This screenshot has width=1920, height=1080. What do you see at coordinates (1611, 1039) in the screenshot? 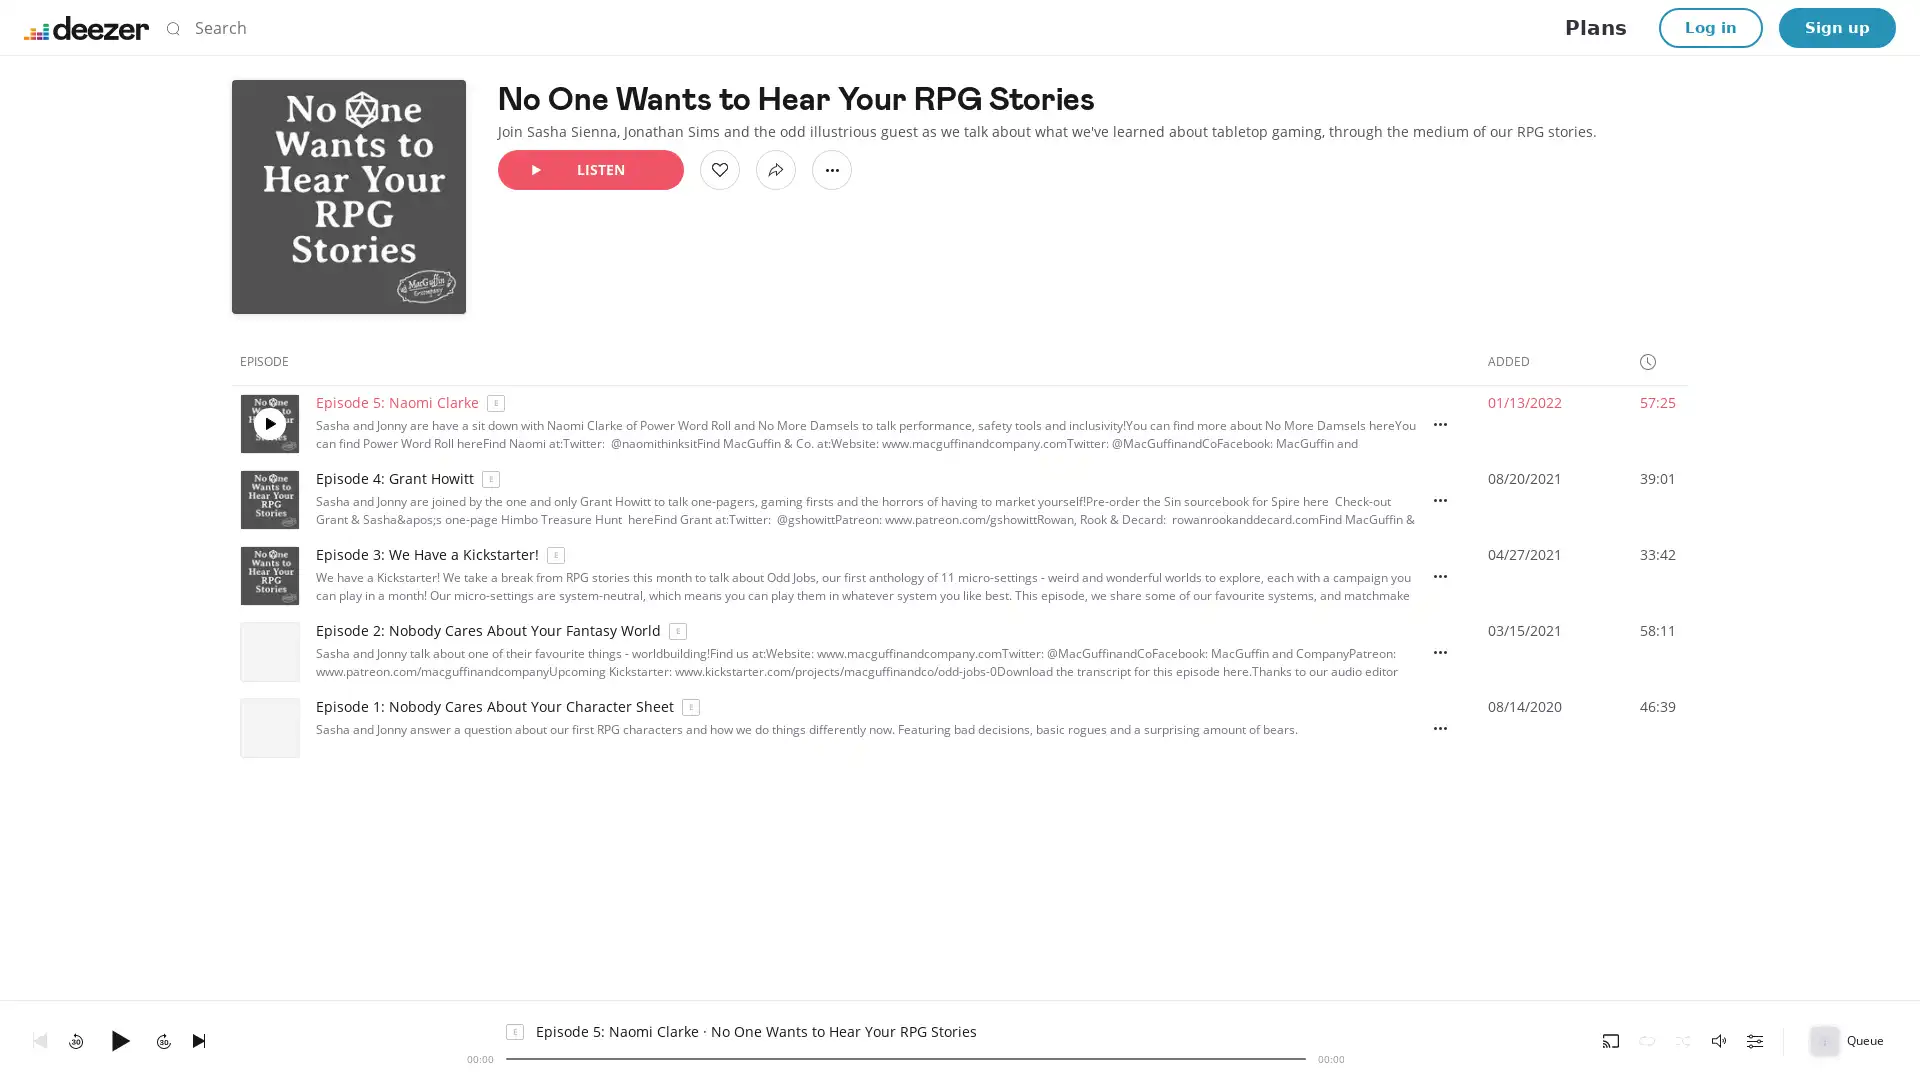
I see `Chromecast` at bounding box center [1611, 1039].